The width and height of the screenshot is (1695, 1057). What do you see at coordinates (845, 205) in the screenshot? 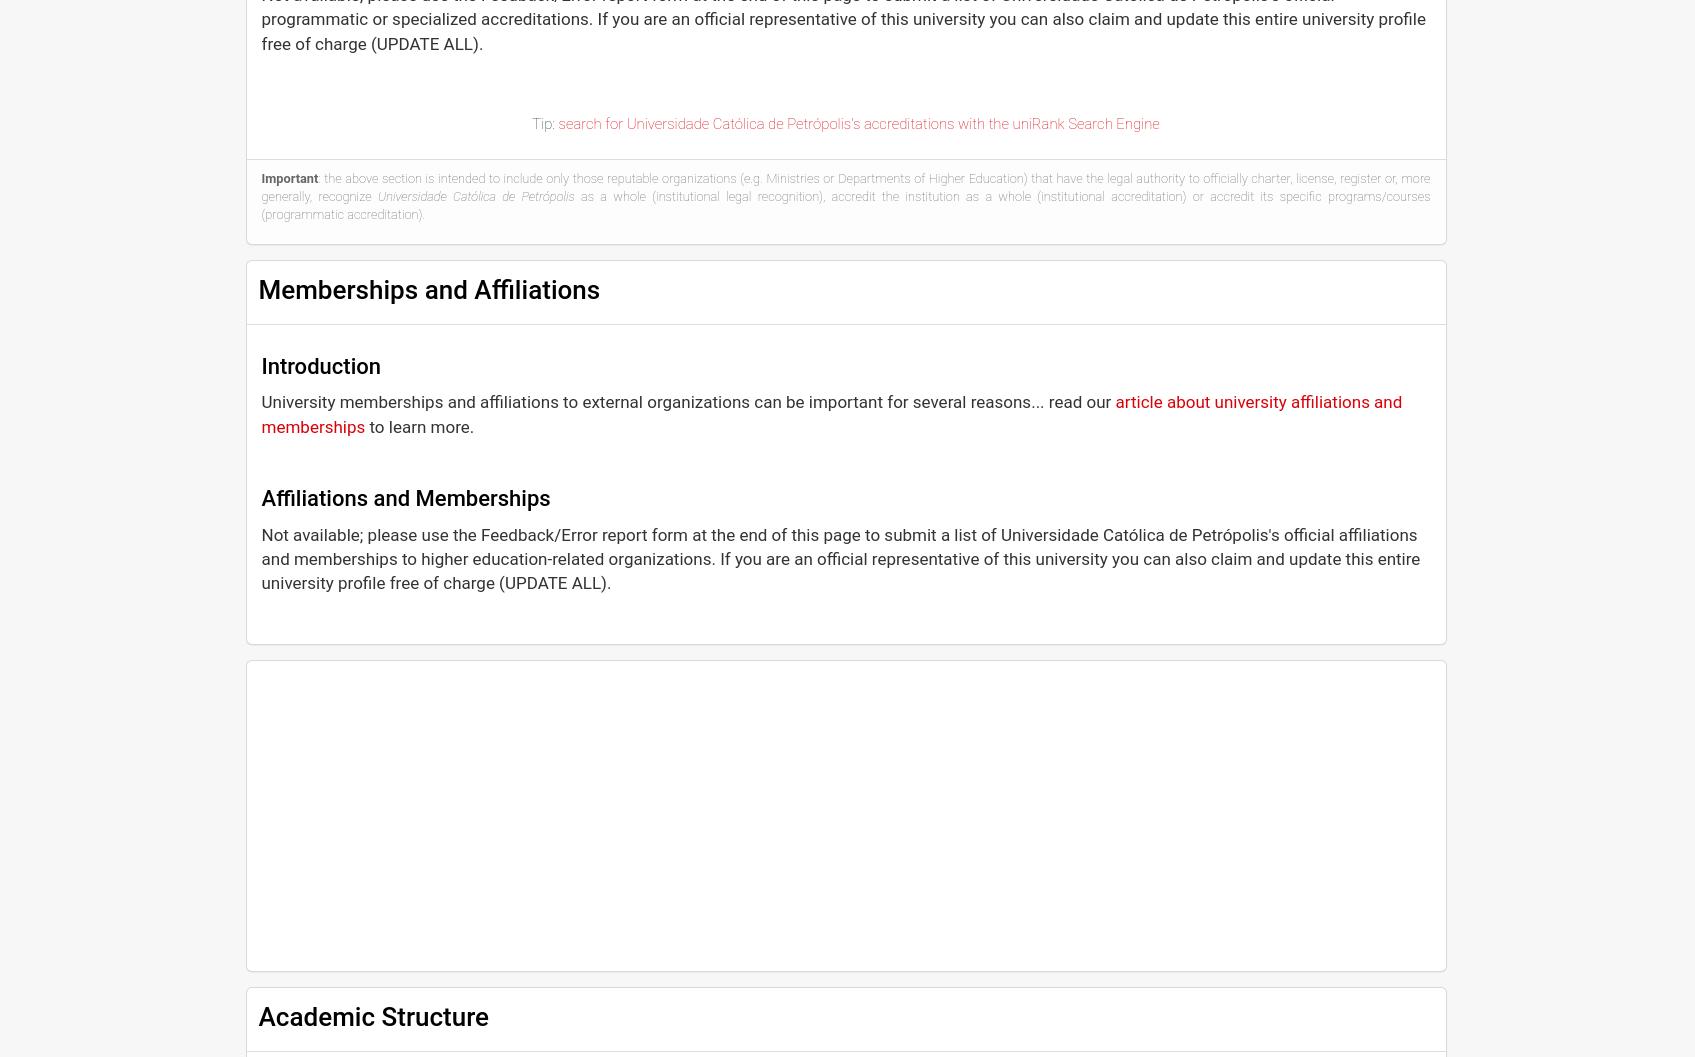
I see `'as a whole (institutional legal recognition), accredit the institution as a whole (institutional accreditation) or accredit its specific programs/courses (programmatic accreditation).'` at bounding box center [845, 205].